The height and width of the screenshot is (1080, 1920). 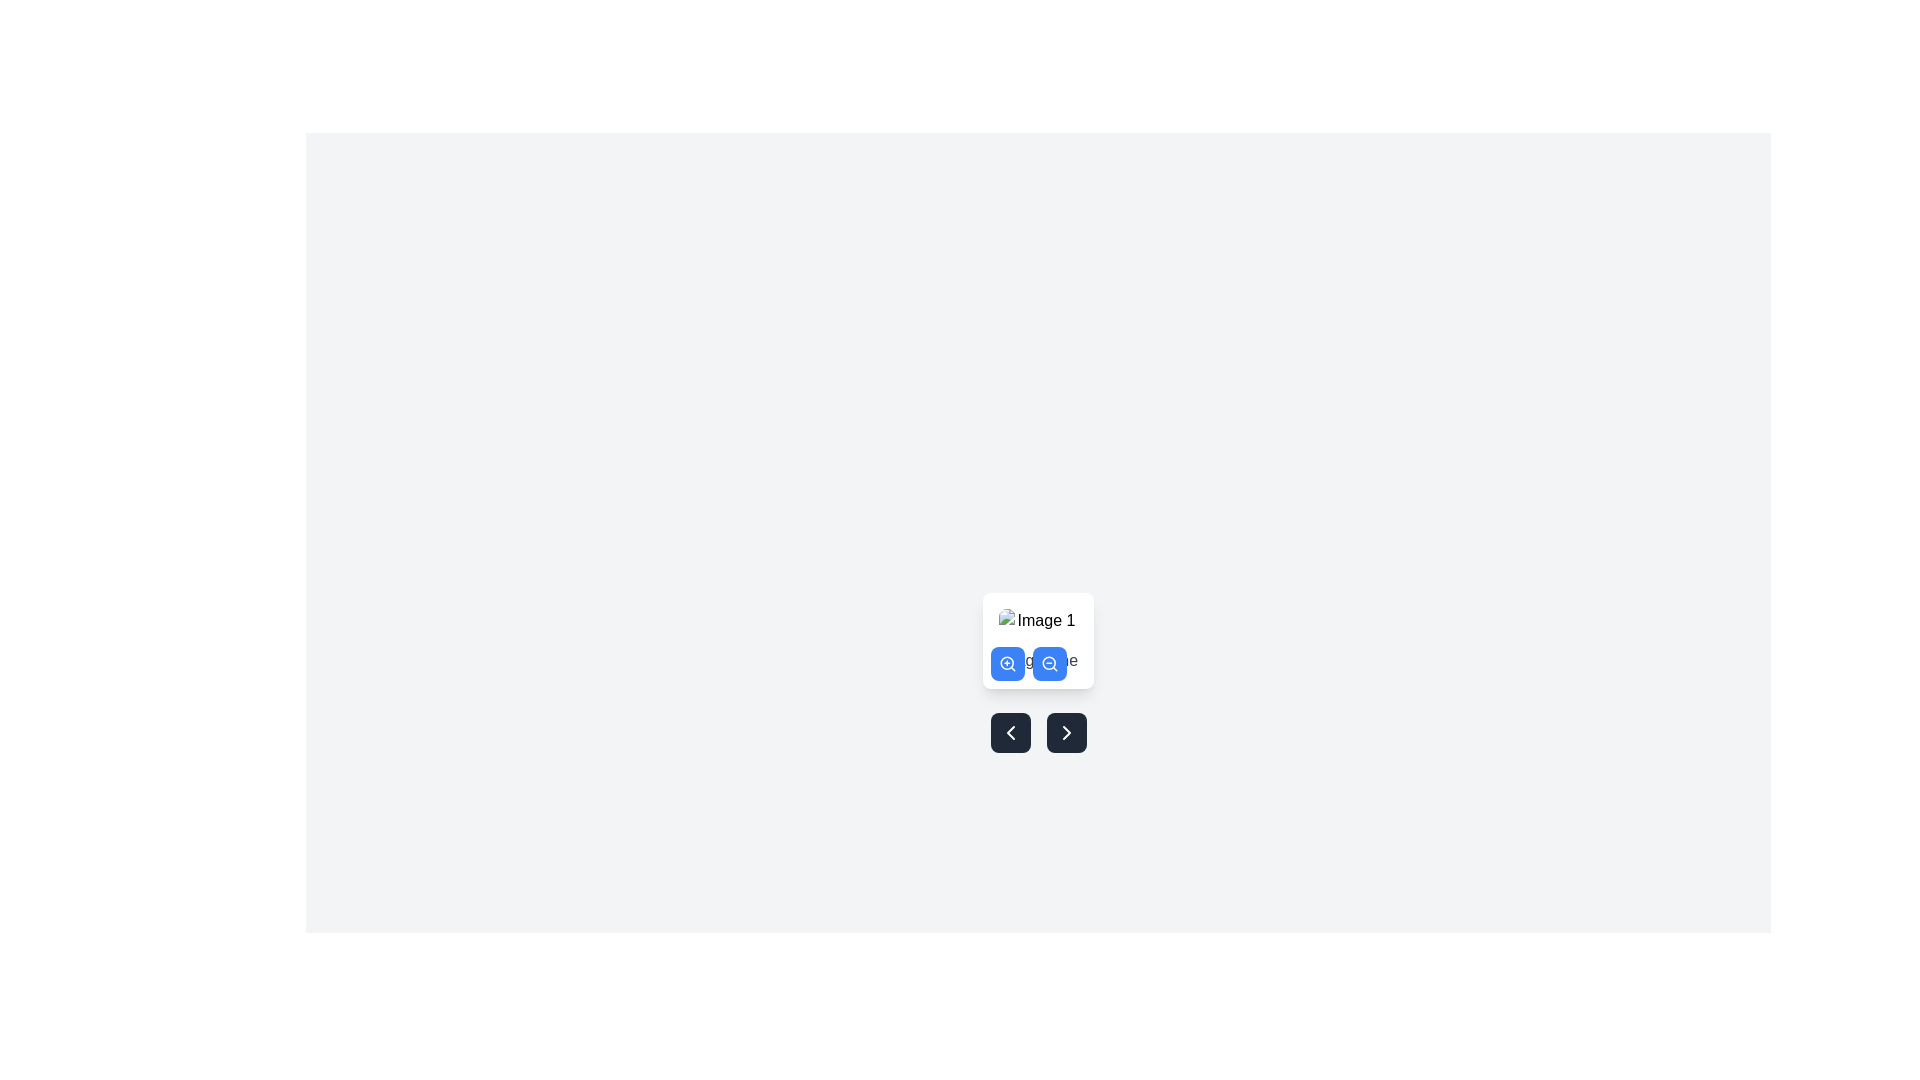 What do you see at coordinates (1065, 732) in the screenshot?
I see `the right-facing chevron icon, styled as an SVG graphic, located inside a rounded rectangular button at the bottom right of the interface` at bounding box center [1065, 732].